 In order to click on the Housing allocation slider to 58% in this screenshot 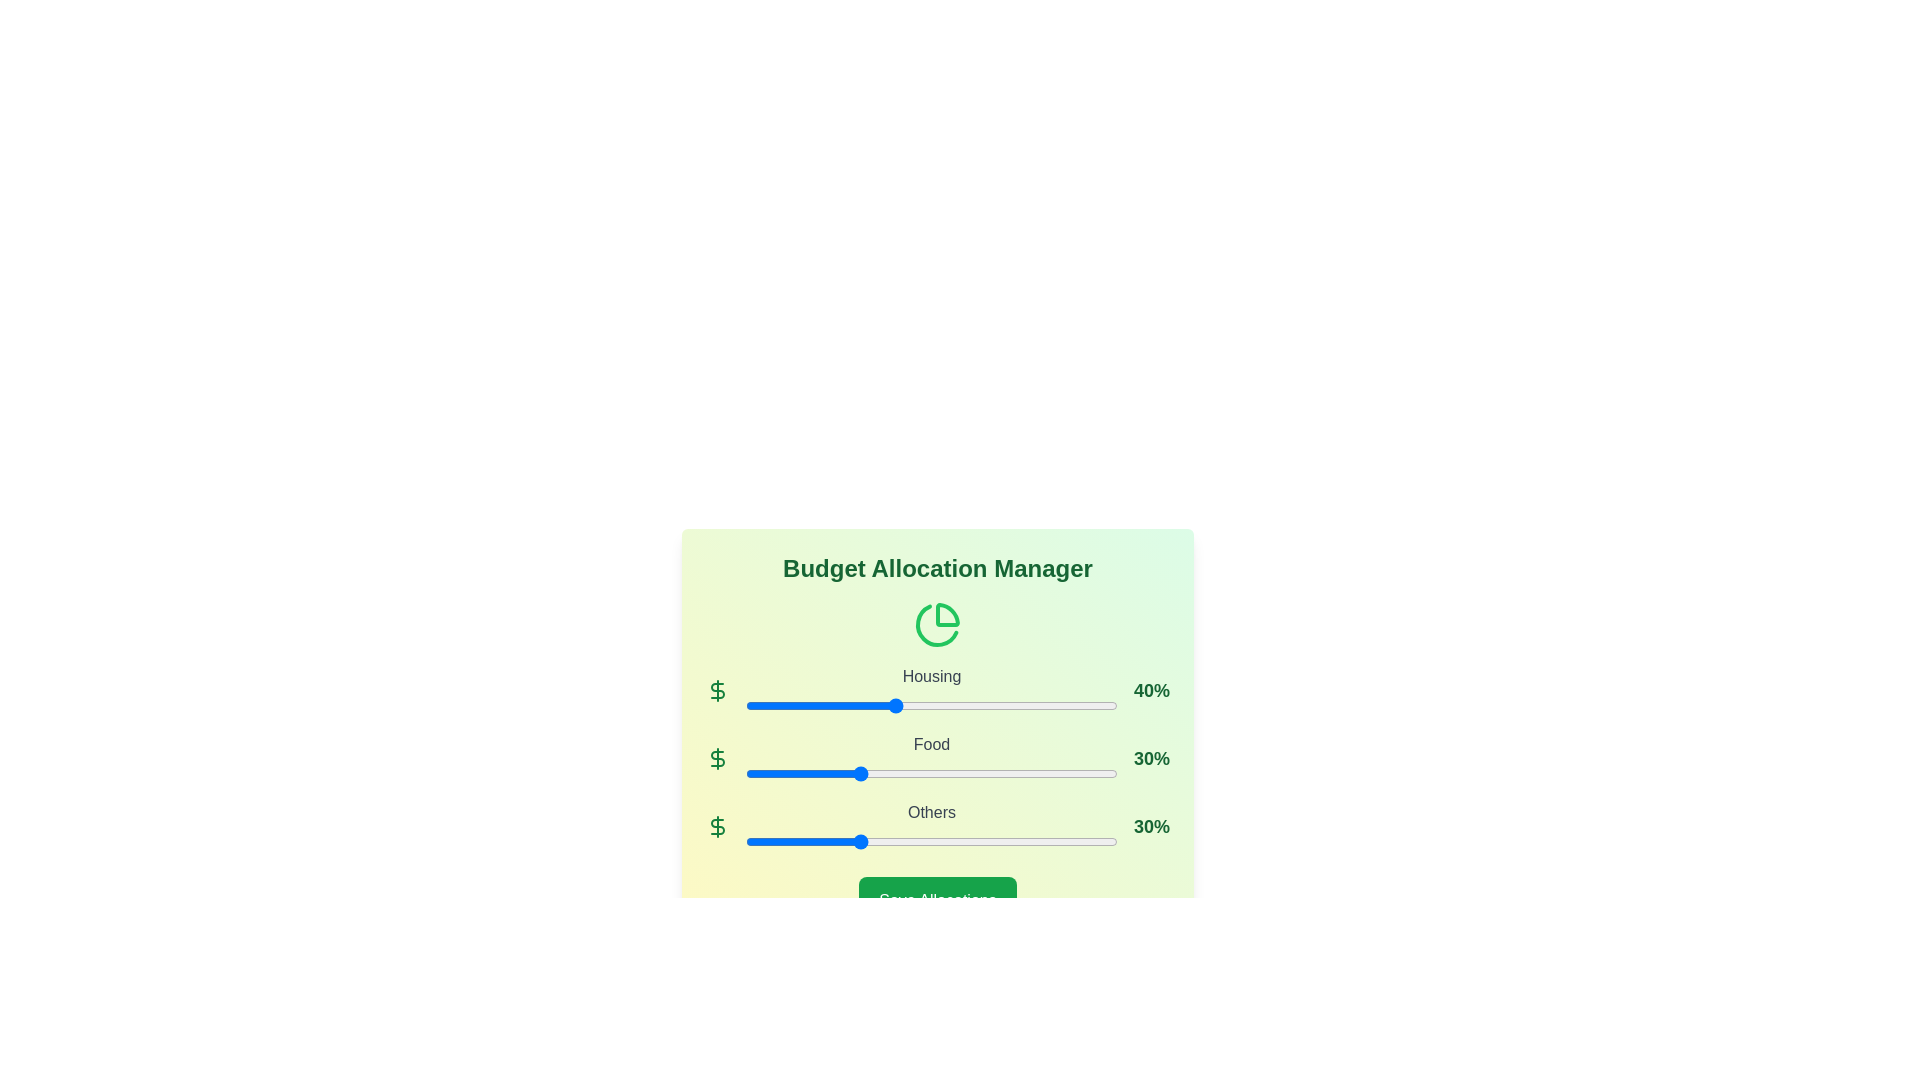, I will do `click(961, 704)`.